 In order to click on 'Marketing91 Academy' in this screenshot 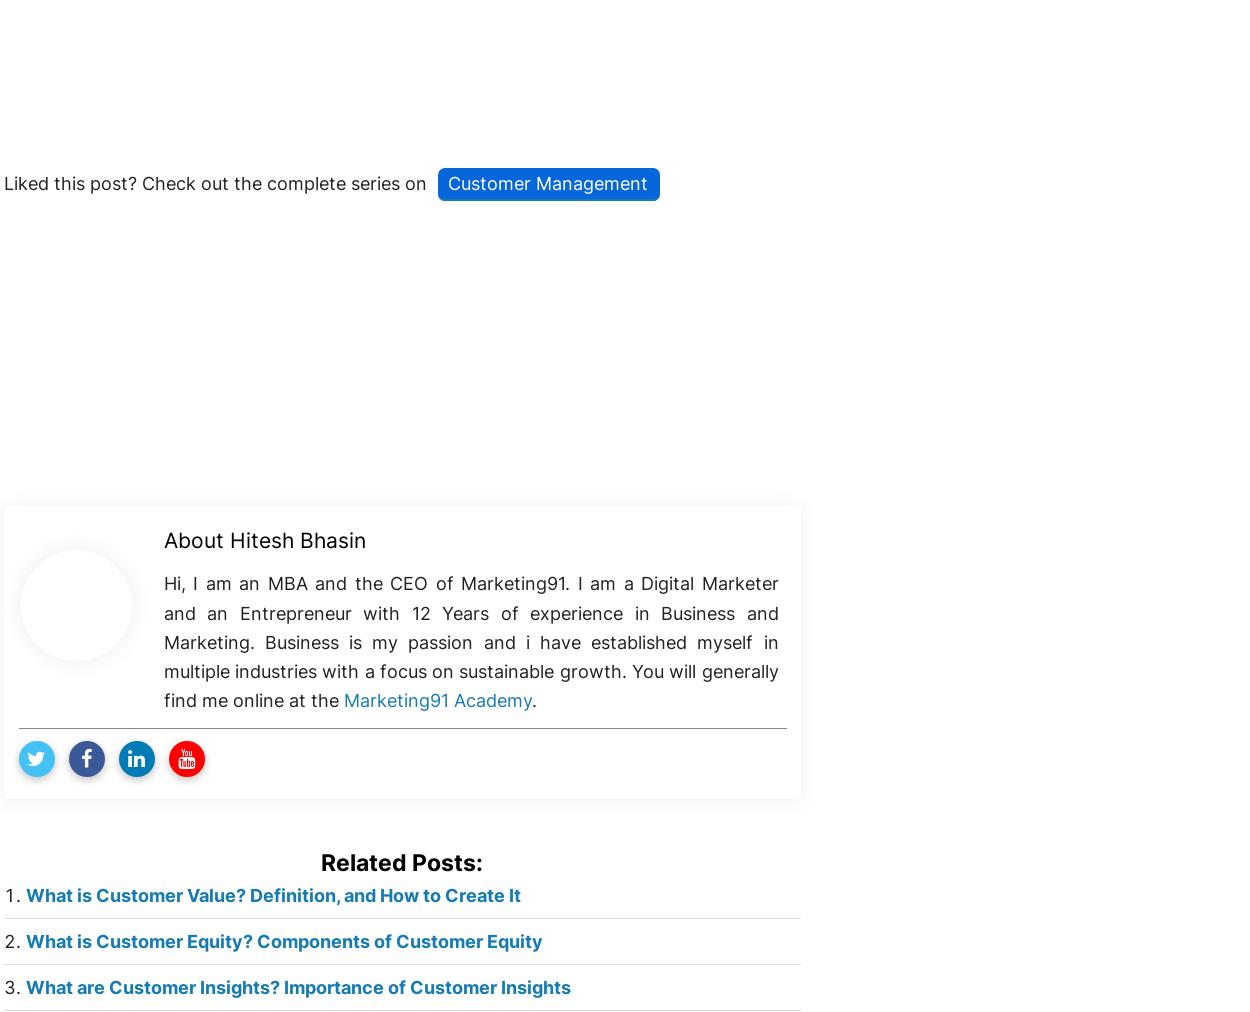, I will do `click(437, 700)`.